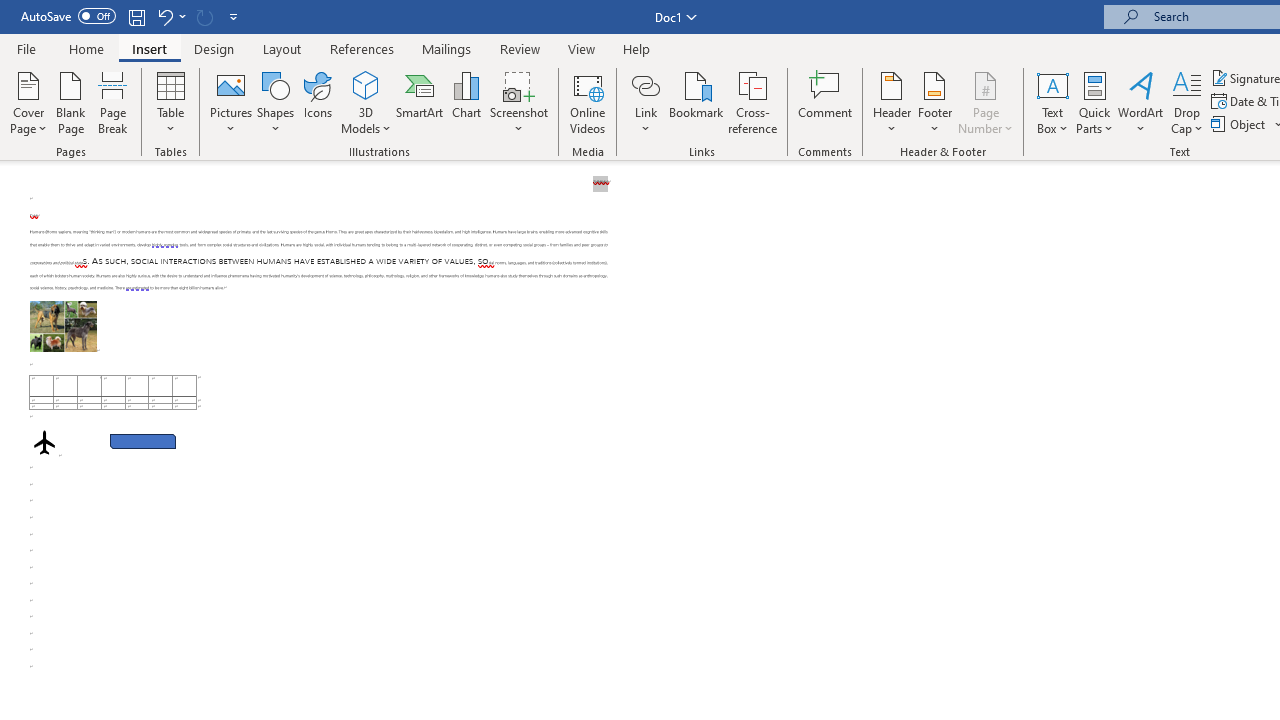 This screenshot has width=1280, height=720. I want to click on 'Undo Apply Quick Style Set', so click(164, 16).